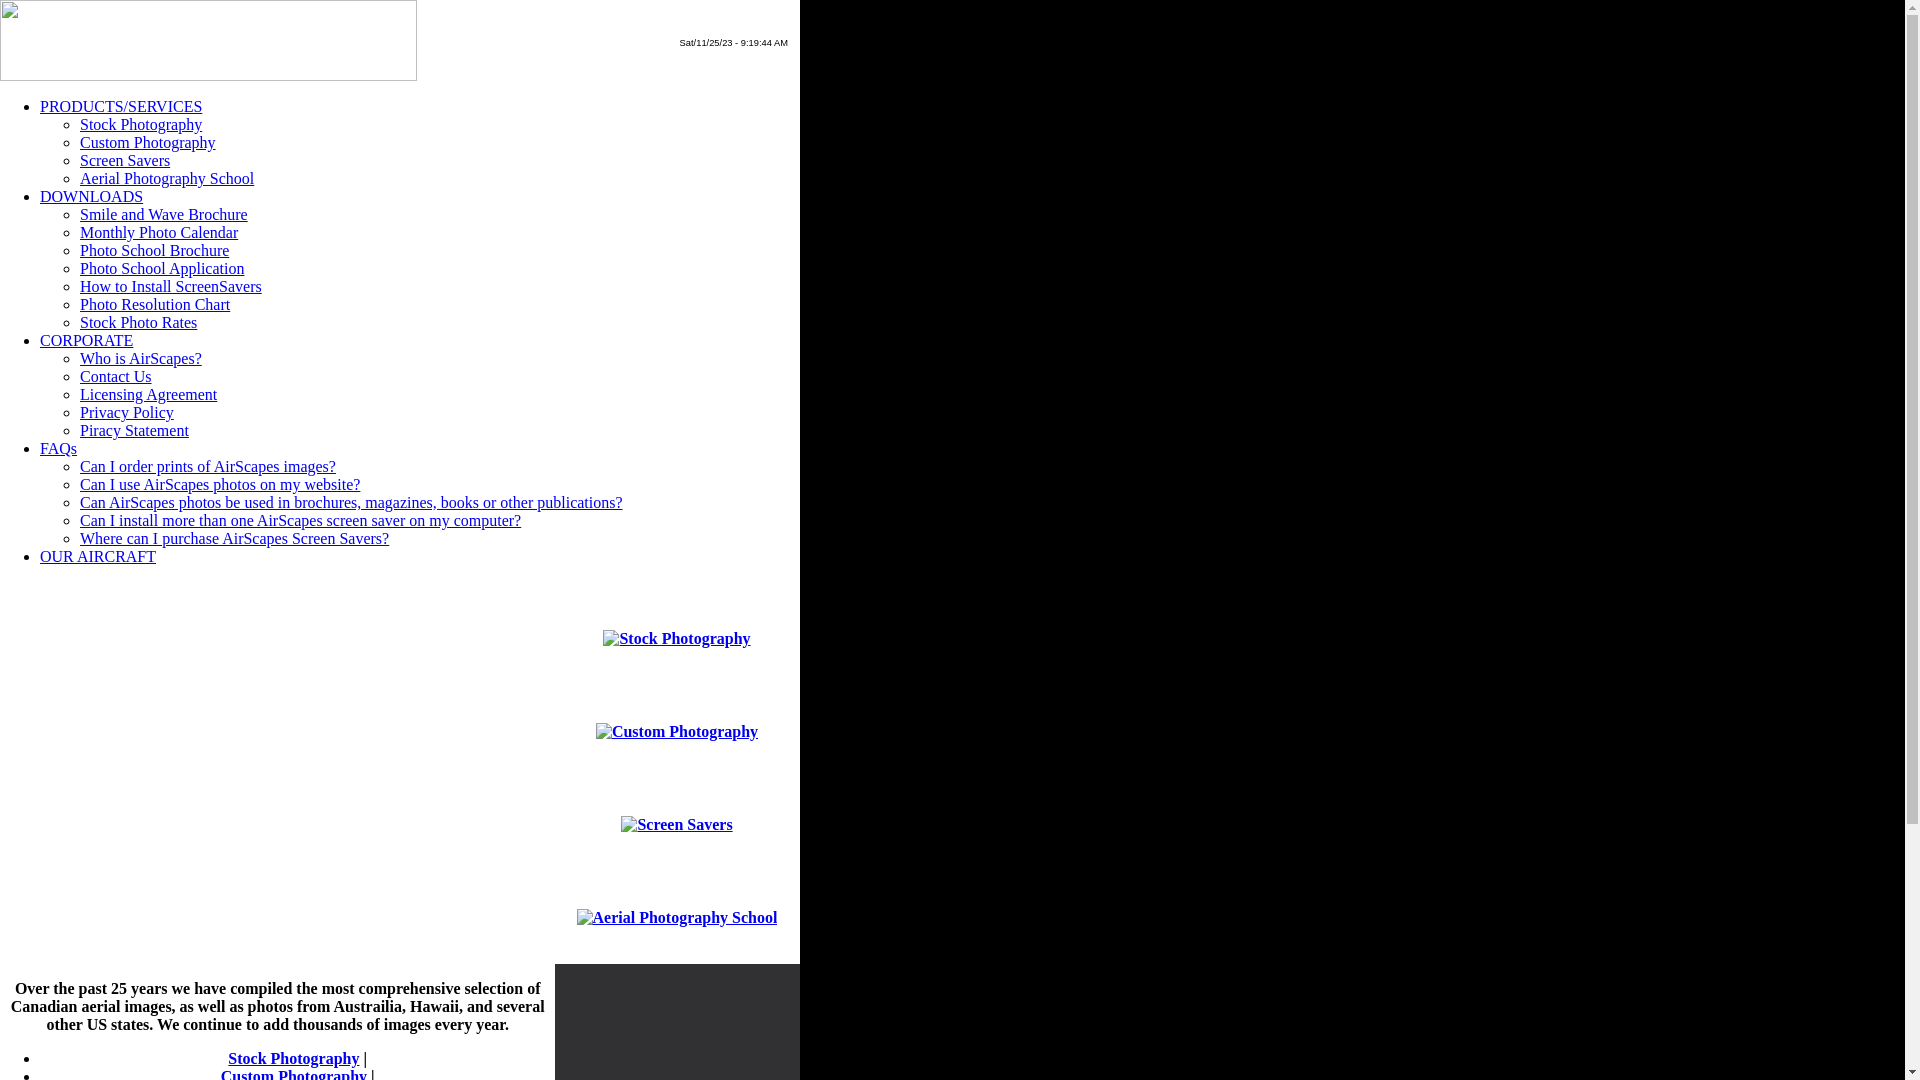 The image size is (1920, 1080). I want to click on 'Stock Photography', so click(80, 124).